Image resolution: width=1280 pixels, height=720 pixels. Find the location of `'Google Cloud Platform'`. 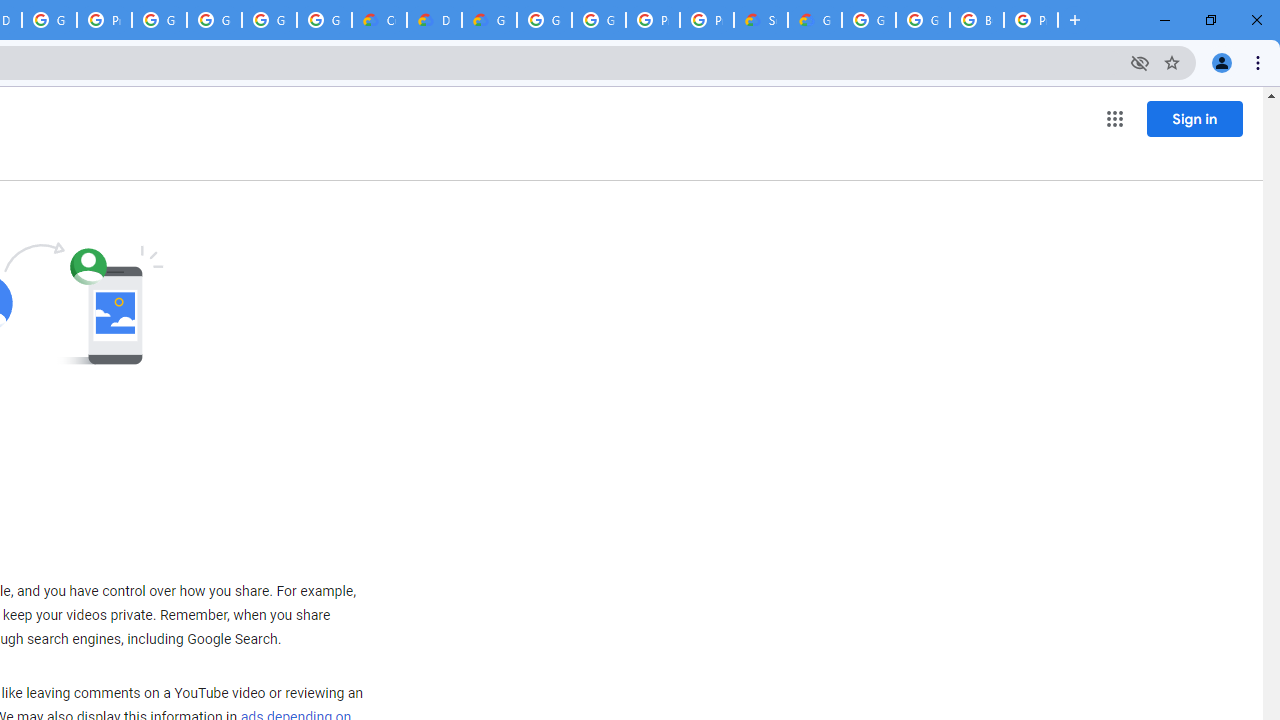

'Google Cloud Platform' is located at coordinates (544, 20).